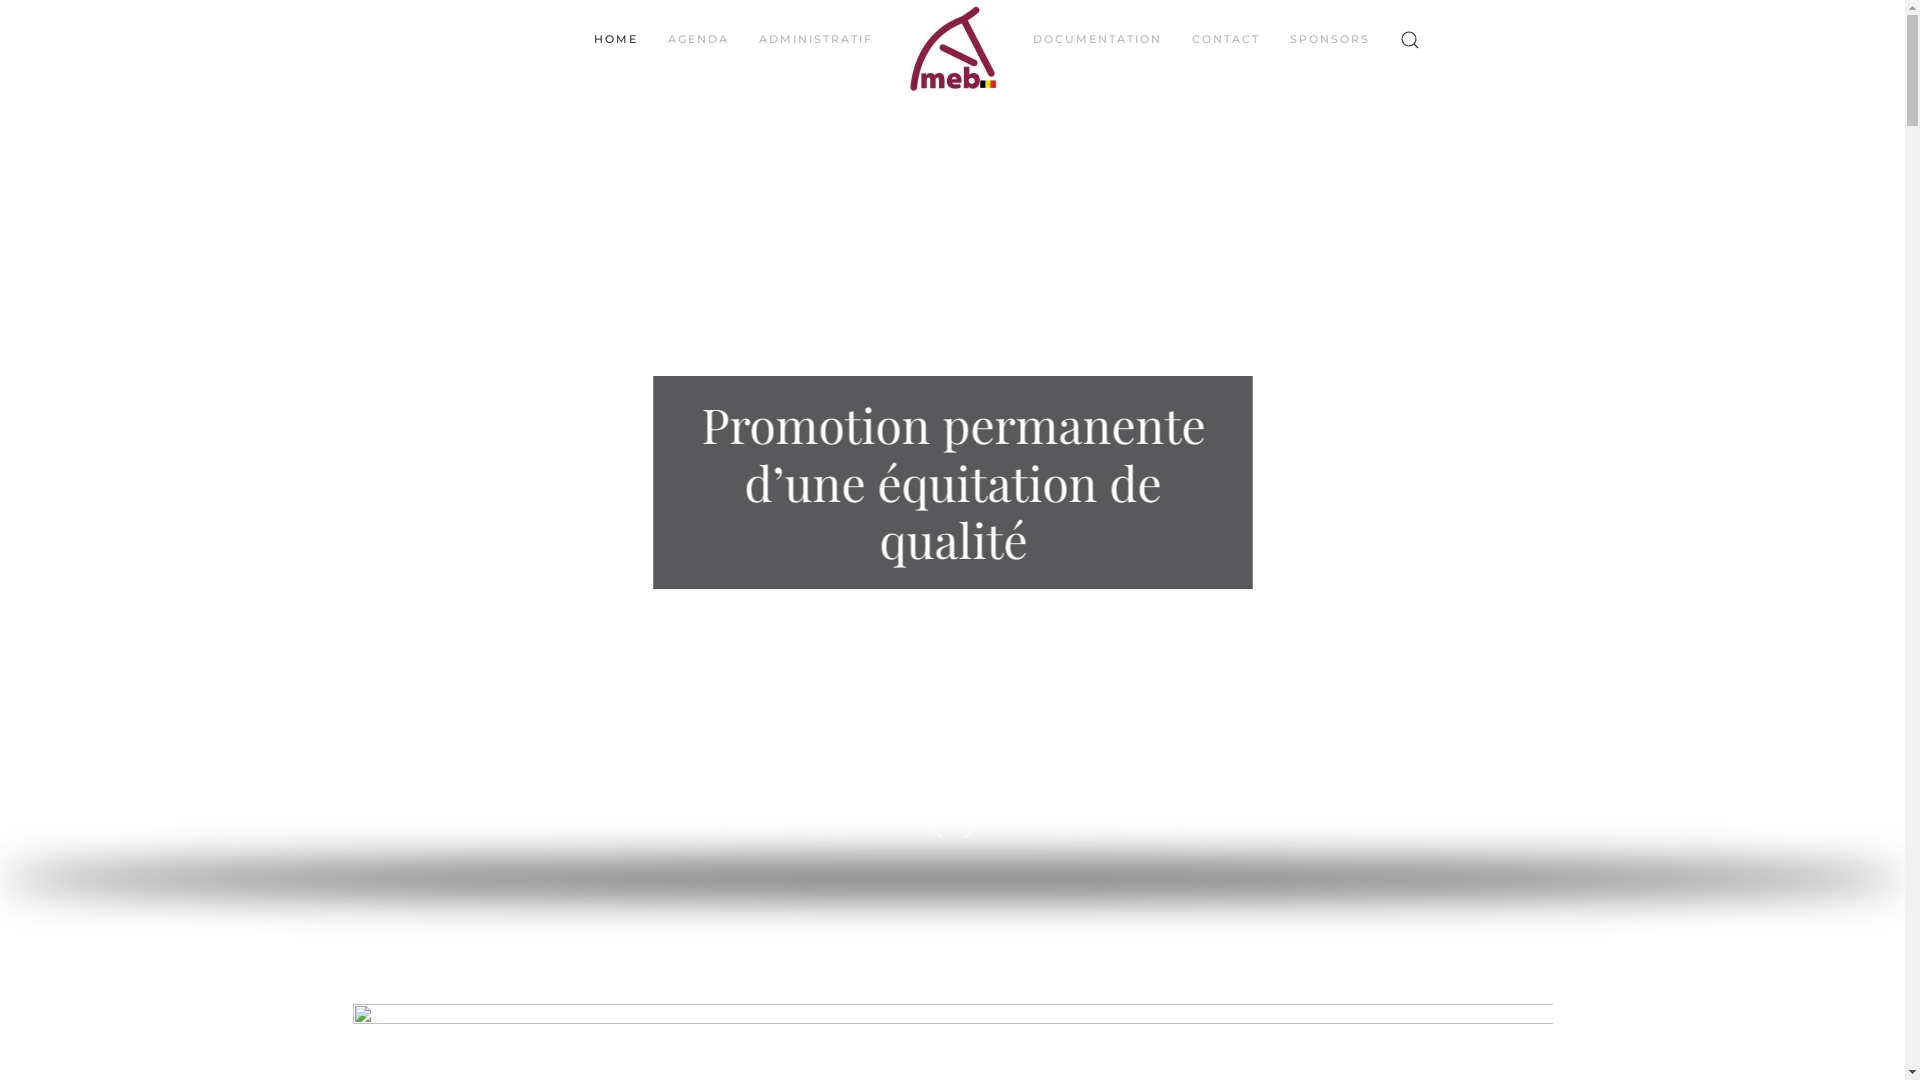 Image resolution: width=1920 pixels, height=1080 pixels. Describe the element at coordinates (698, 39) in the screenshot. I see `'AGENDA'` at that location.